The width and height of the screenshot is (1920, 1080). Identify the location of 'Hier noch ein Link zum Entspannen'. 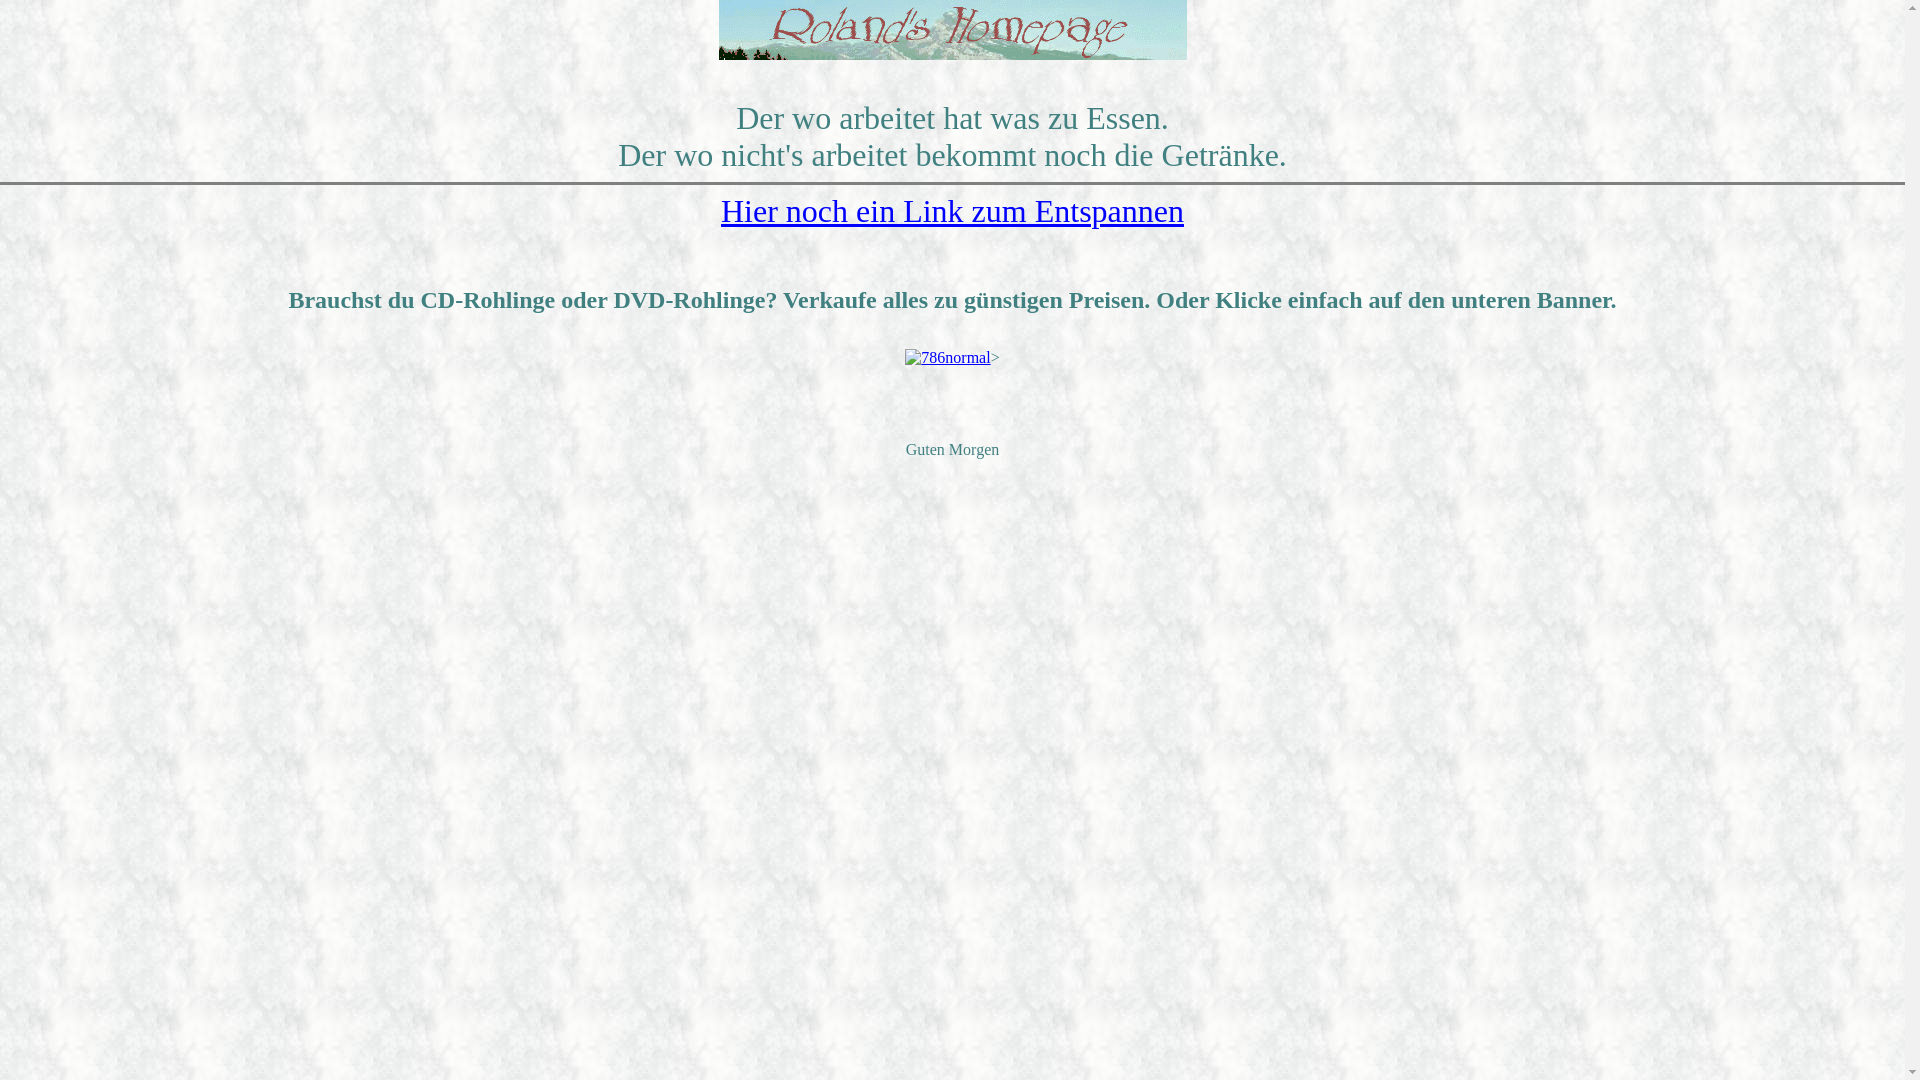
(951, 211).